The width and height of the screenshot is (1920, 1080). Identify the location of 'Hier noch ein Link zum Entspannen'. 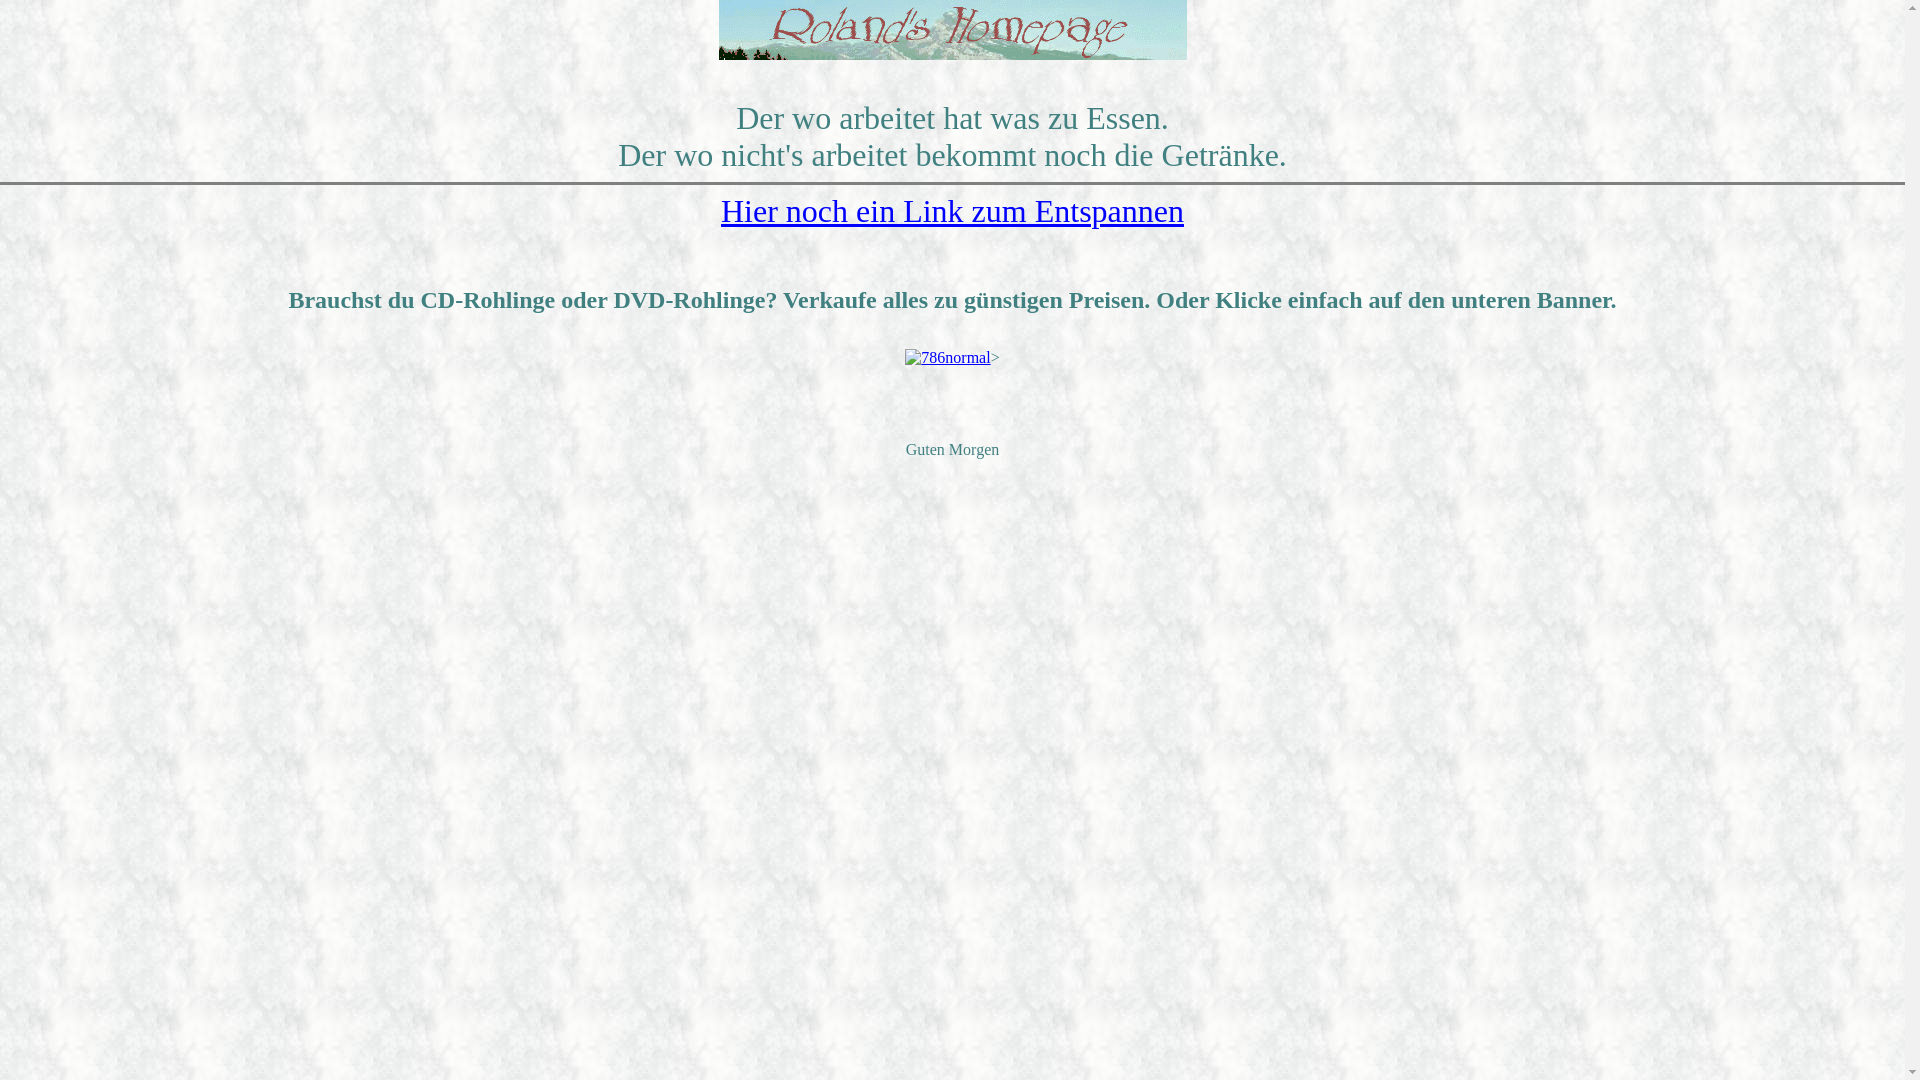
(951, 211).